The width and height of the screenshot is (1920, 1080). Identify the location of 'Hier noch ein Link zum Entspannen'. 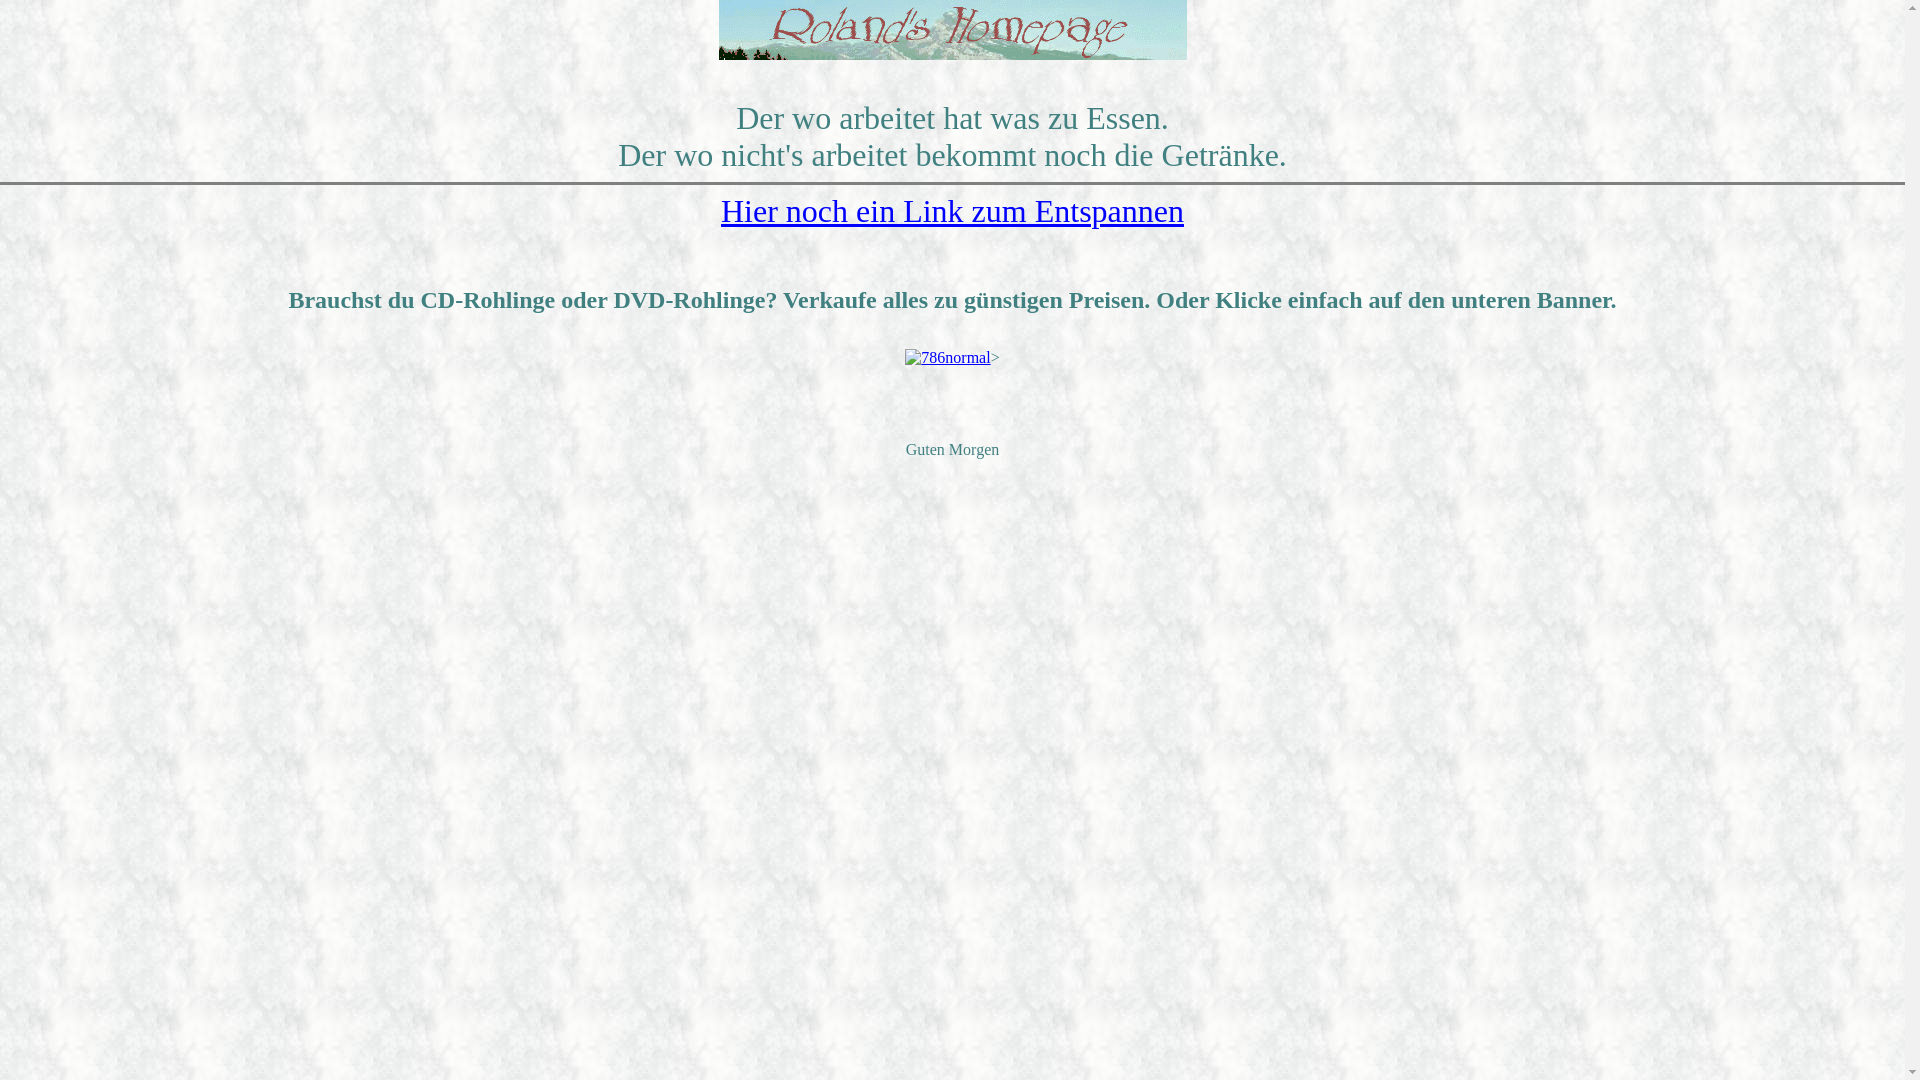
(951, 211).